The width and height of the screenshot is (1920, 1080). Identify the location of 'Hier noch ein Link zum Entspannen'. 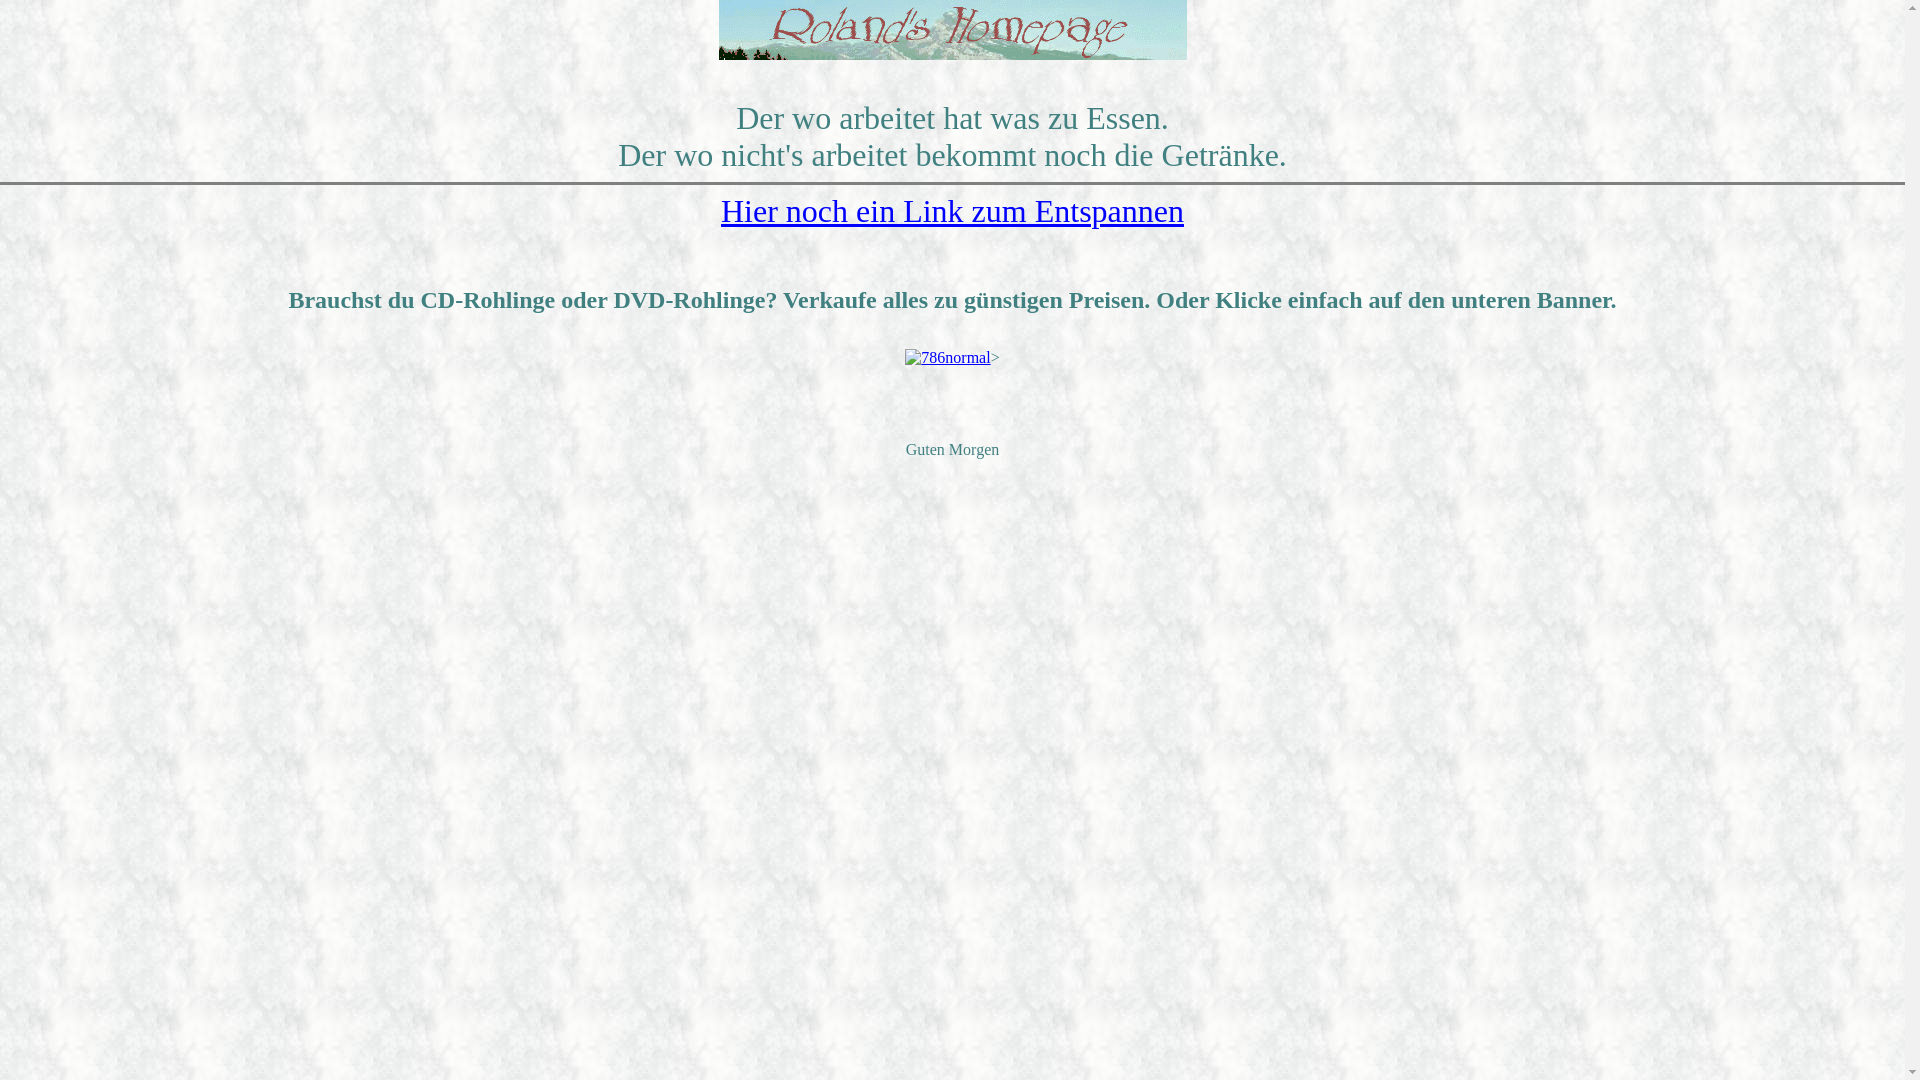
(951, 211).